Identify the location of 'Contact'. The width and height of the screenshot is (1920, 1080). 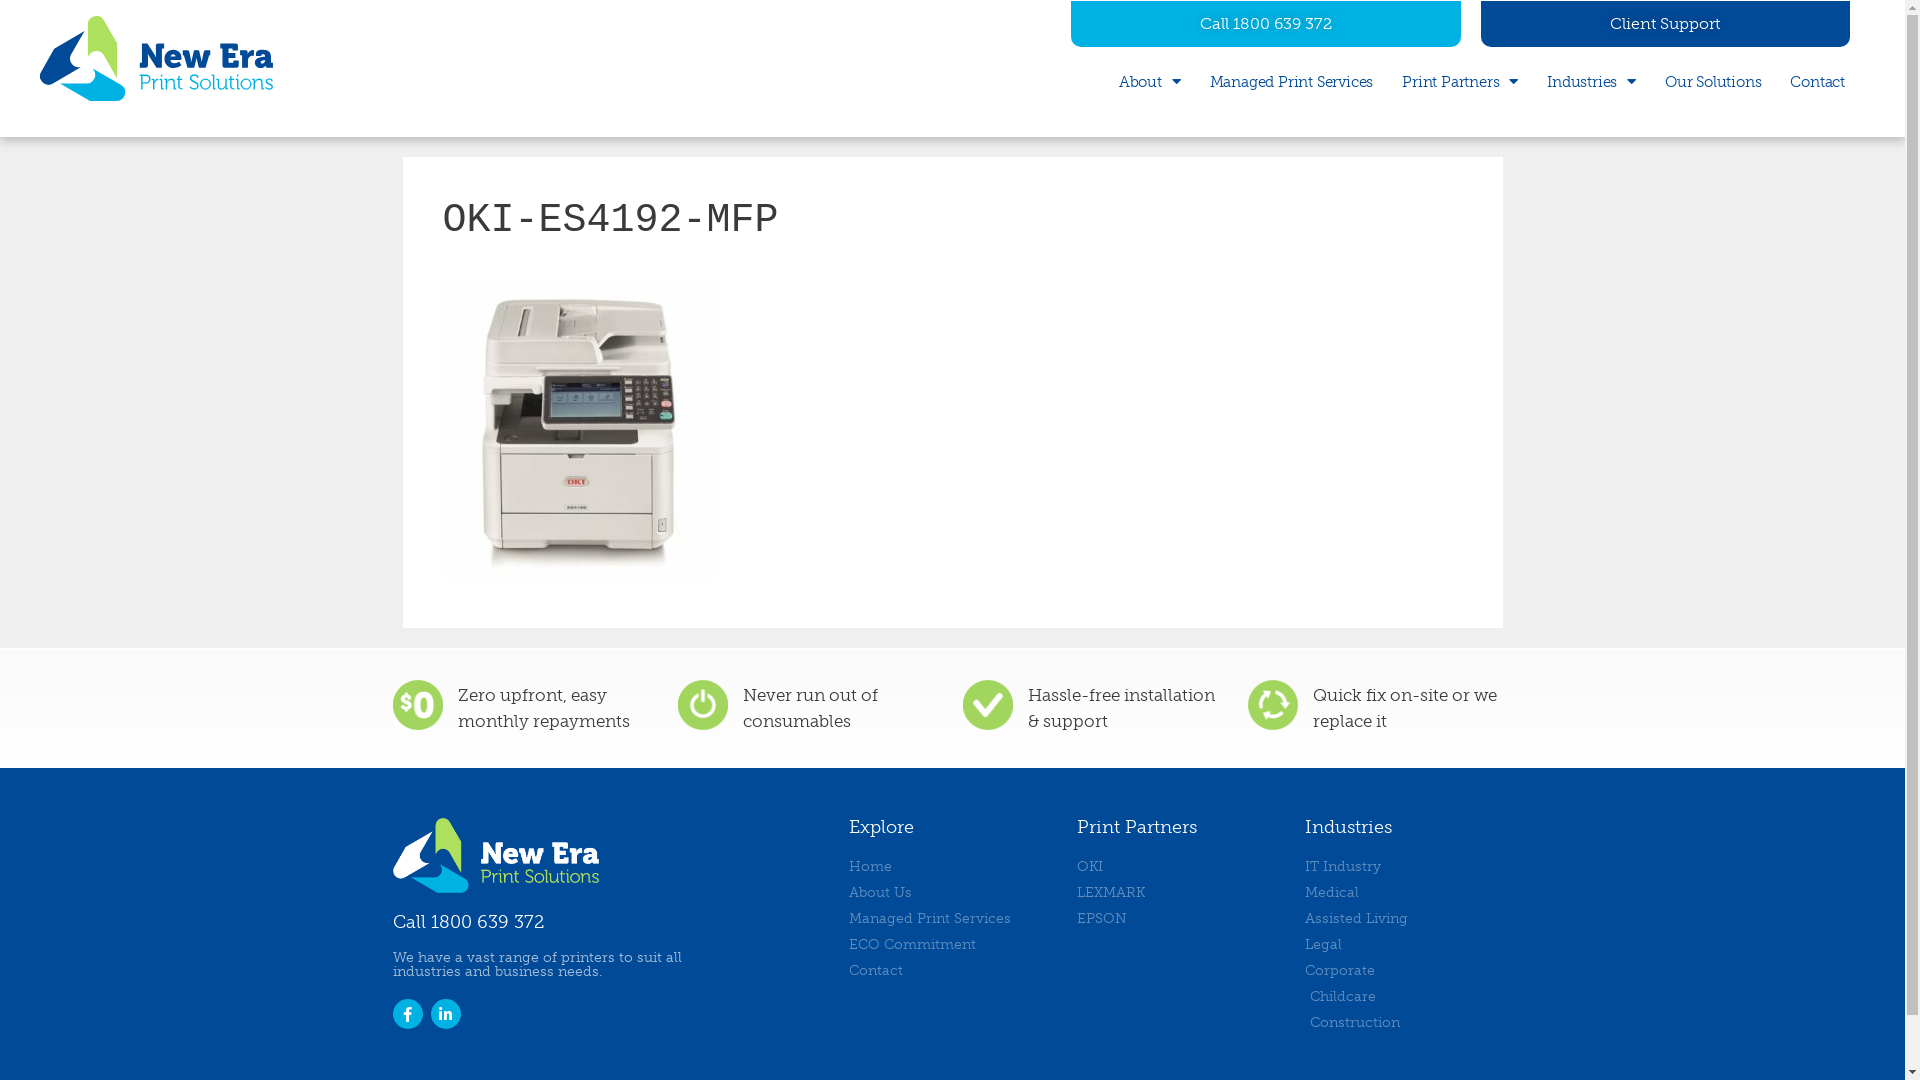
(1817, 80).